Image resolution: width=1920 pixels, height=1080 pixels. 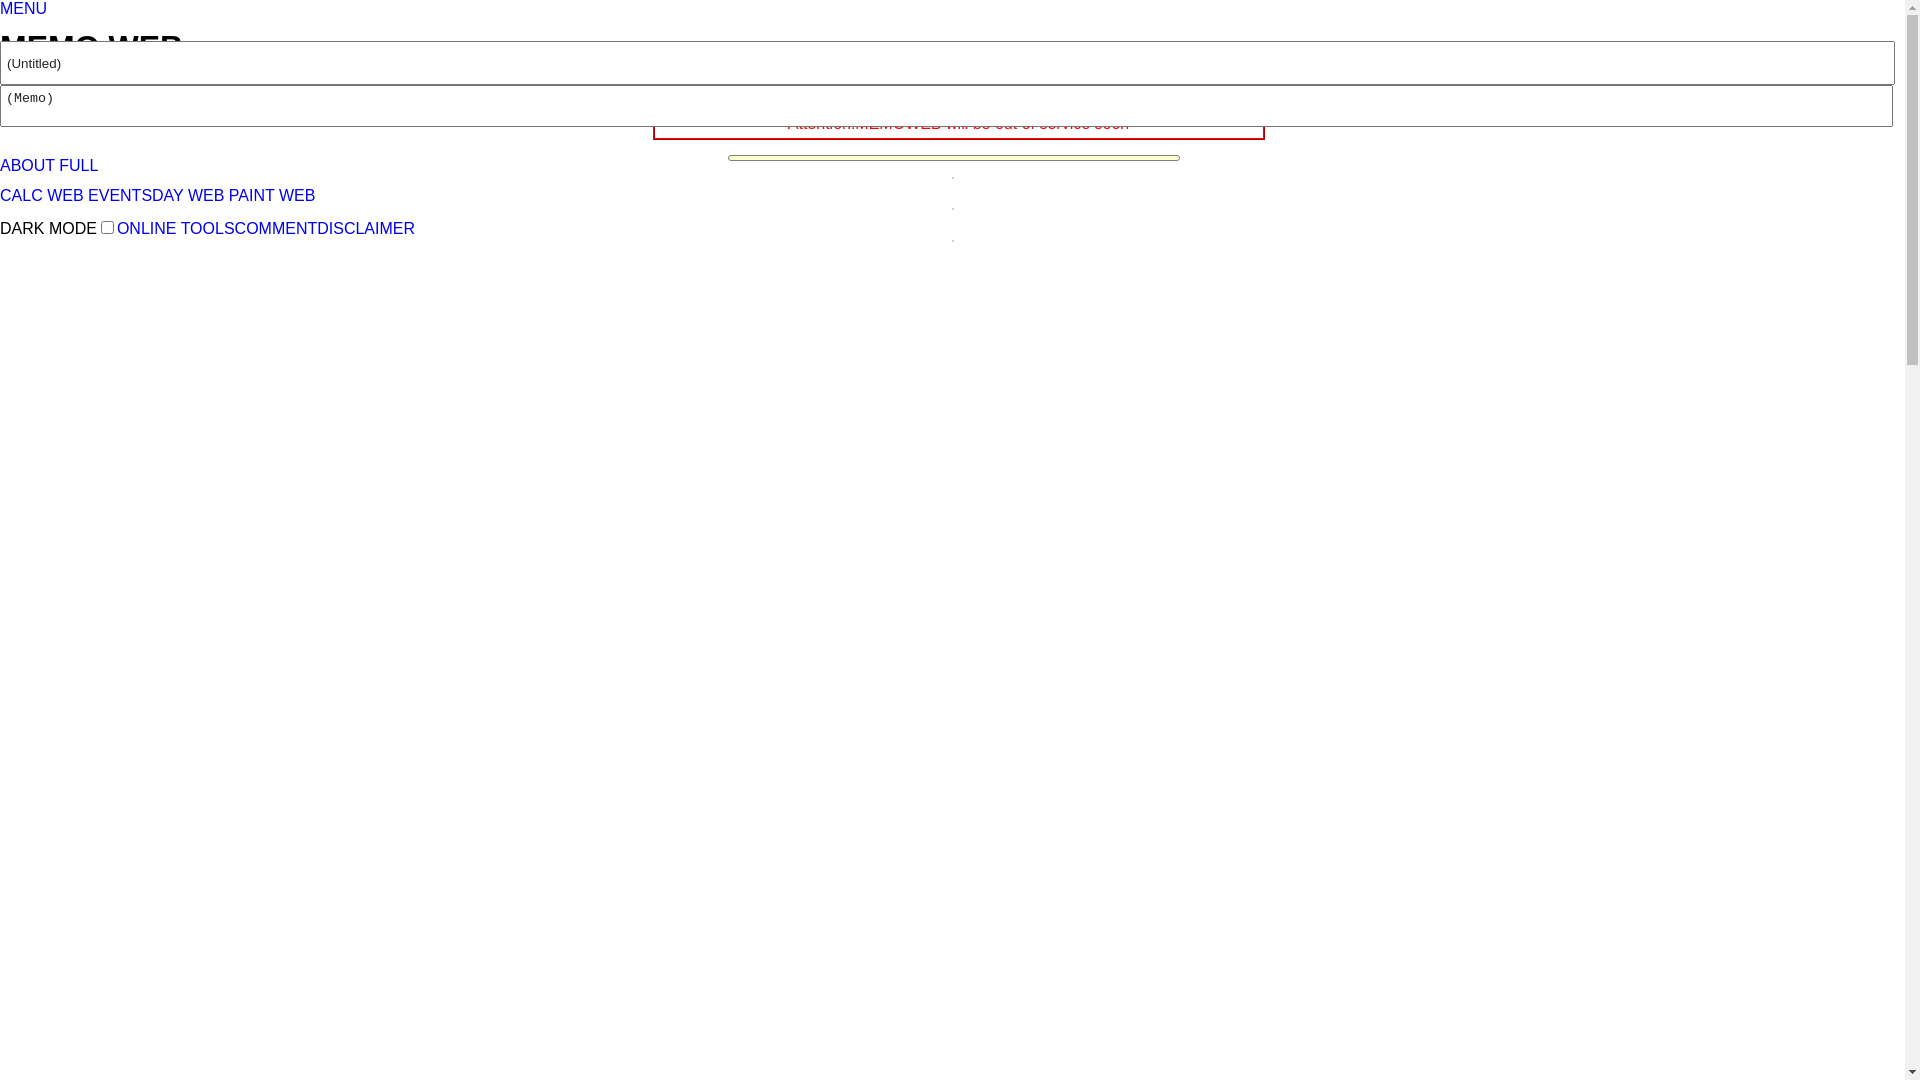 What do you see at coordinates (67, 85) in the screenshot?
I see `'ONLINE TOOLS'` at bounding box center [67, 85].